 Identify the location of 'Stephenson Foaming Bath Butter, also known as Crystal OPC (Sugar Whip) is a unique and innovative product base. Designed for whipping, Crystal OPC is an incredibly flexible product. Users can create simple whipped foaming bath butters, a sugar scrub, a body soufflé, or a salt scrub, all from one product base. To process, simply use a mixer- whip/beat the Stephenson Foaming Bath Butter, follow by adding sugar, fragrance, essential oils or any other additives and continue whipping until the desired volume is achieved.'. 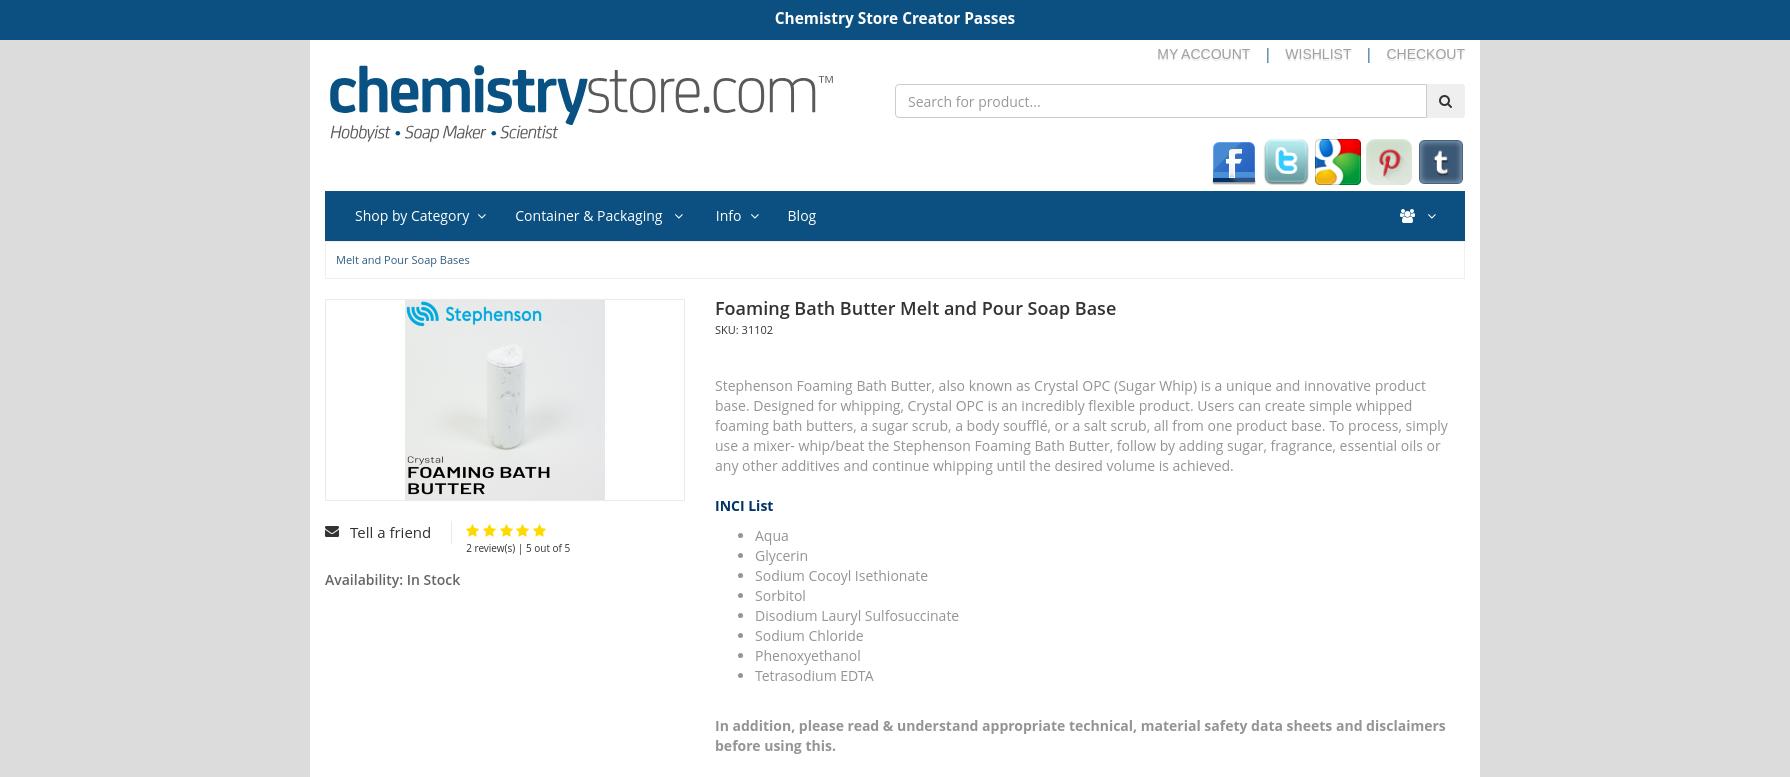
(1080, 423).